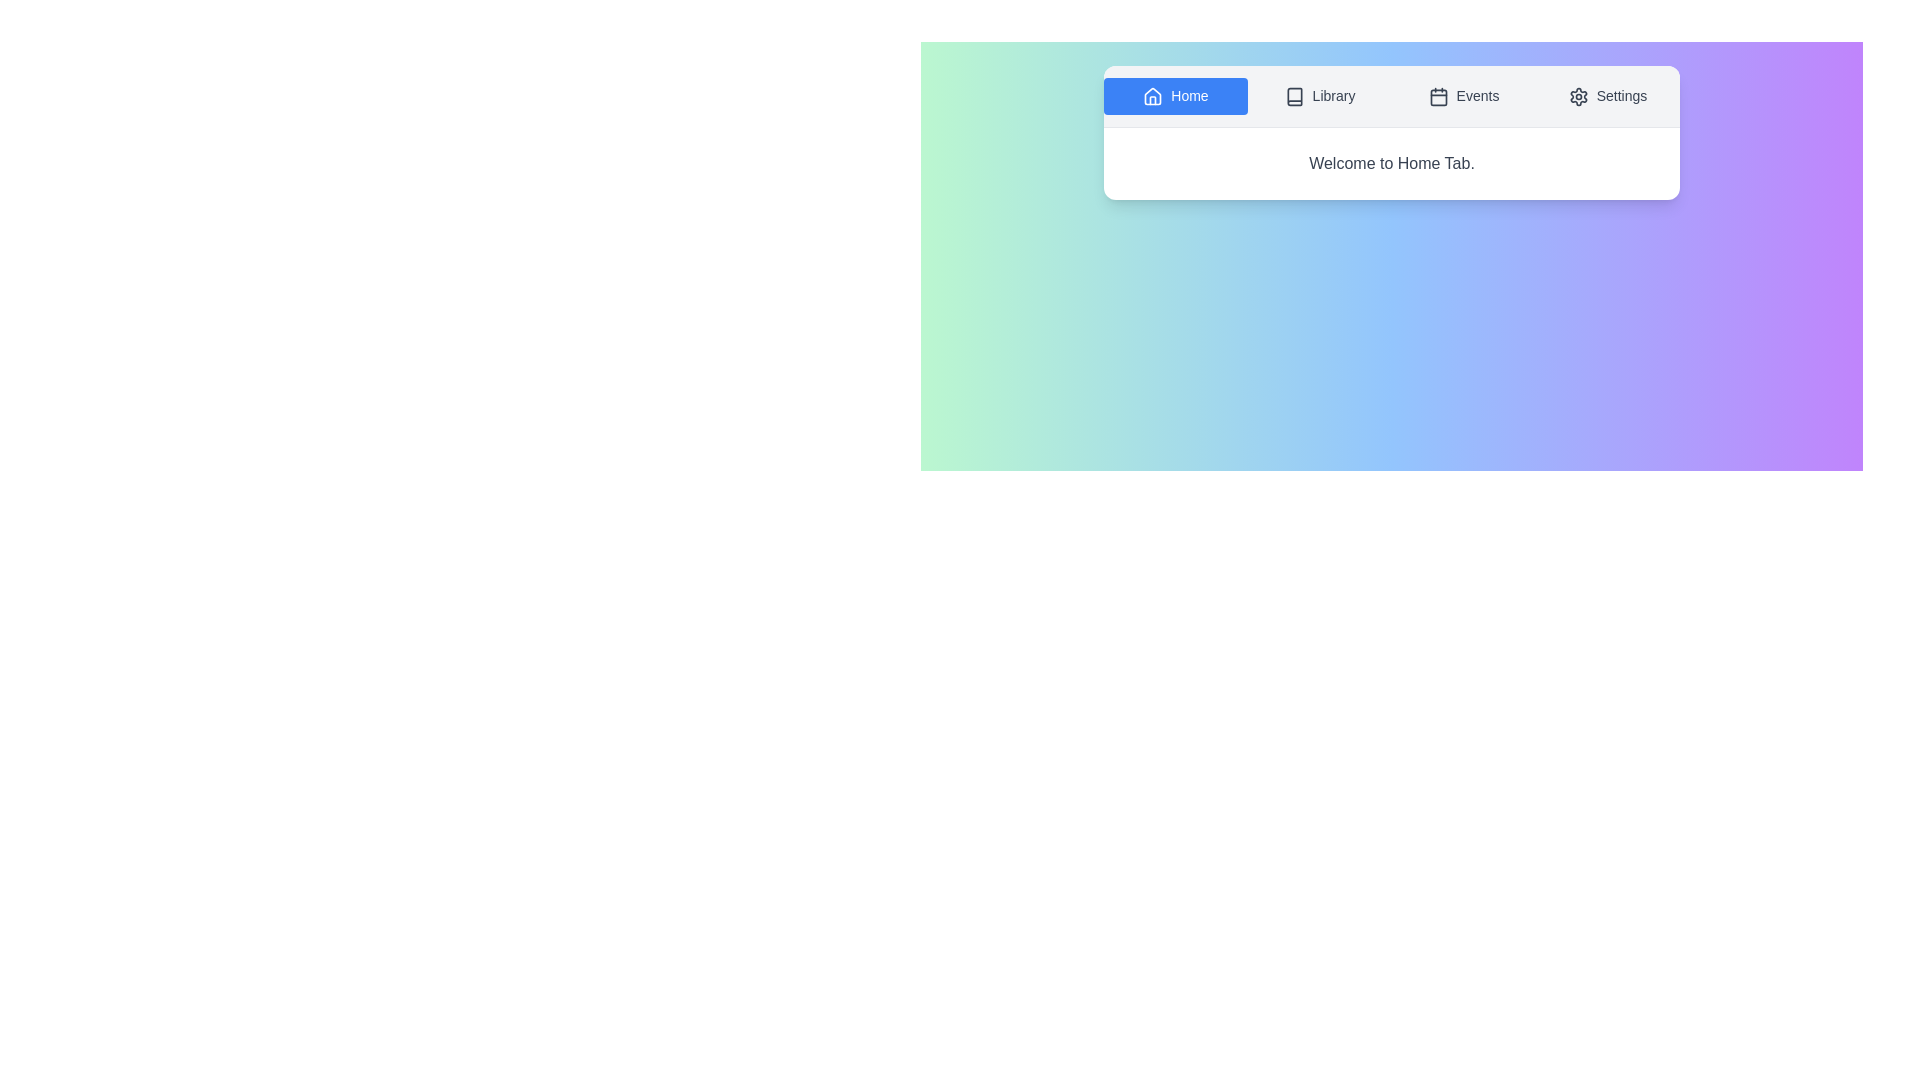  Describe the element at coordinates (1391, 161) in the screenshot. I see `the static text element displaying 'Welcome to Home Tab.' which is centered below the navigation menu in a light-gray font against a white background` at that location.